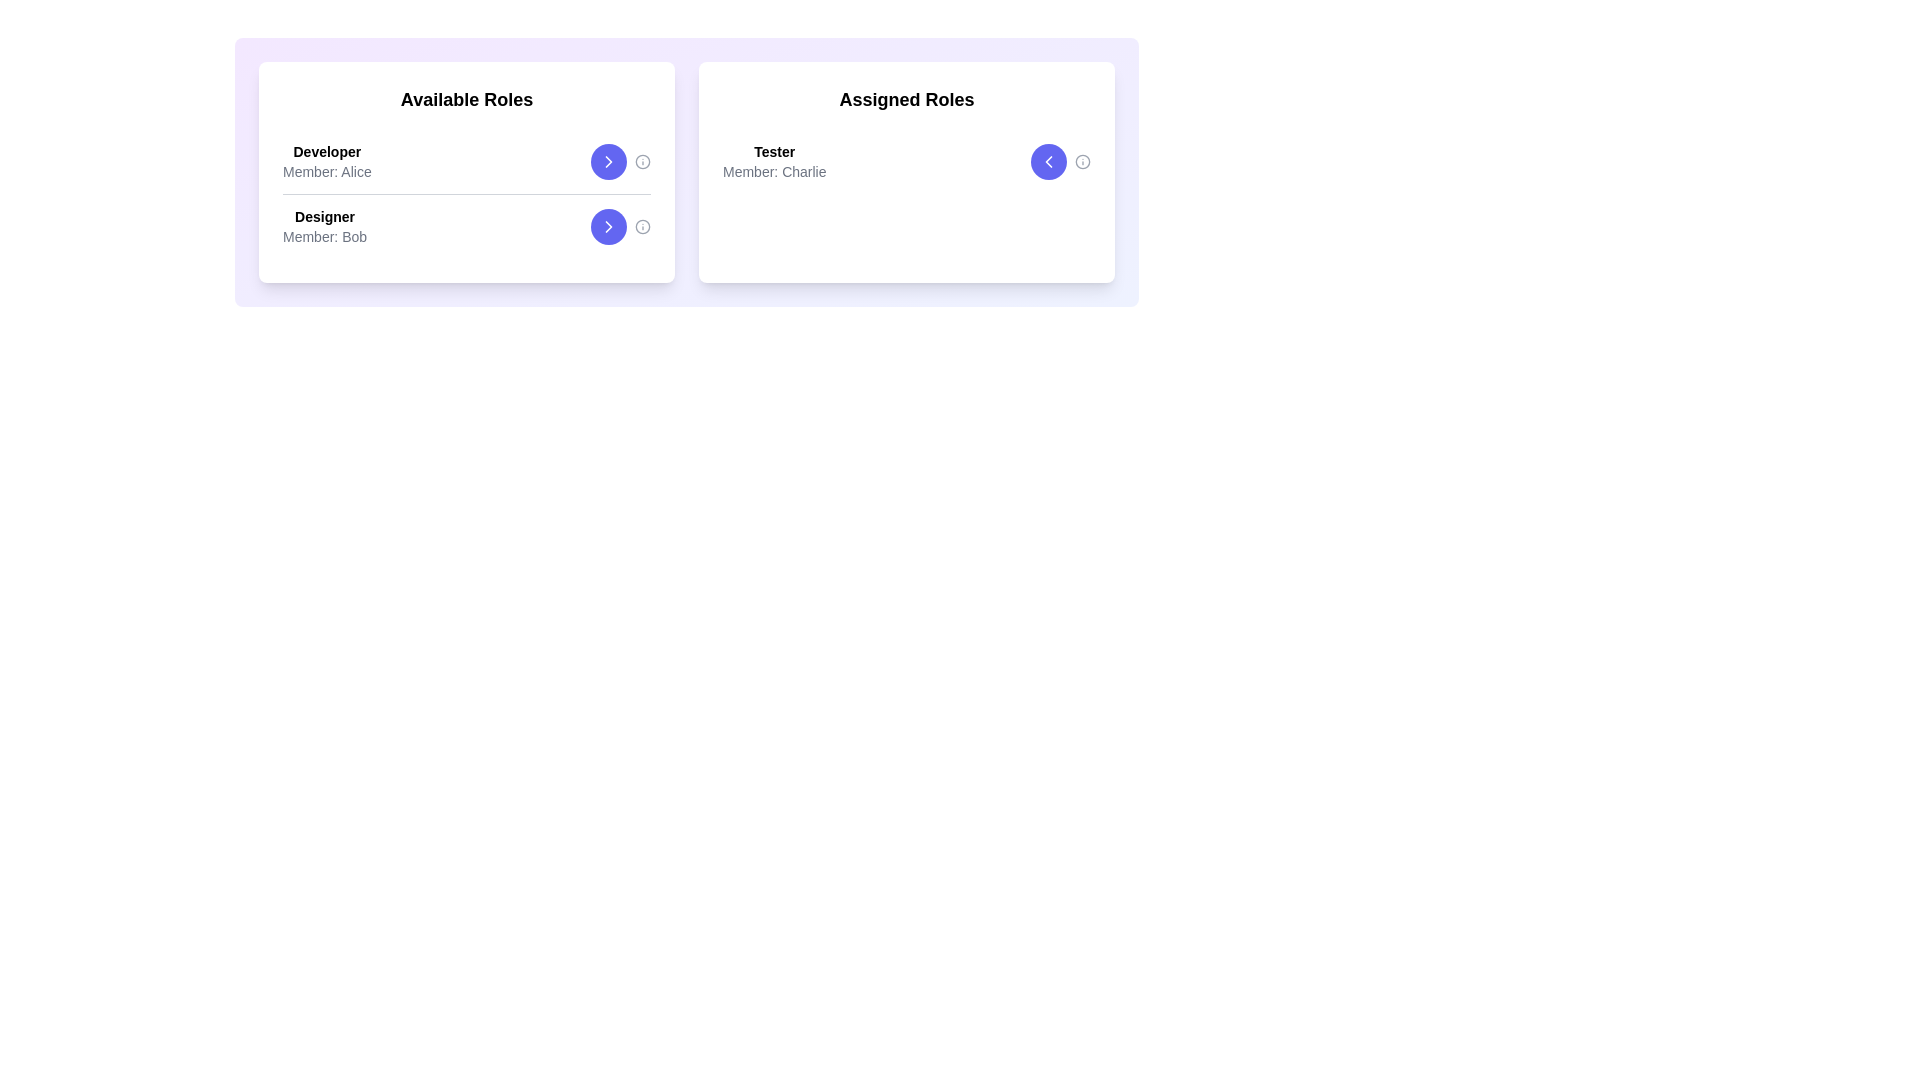 The image size is (1920, 1080). I want to click on transfer button for the role Developer in the available list, so click(608, 161).